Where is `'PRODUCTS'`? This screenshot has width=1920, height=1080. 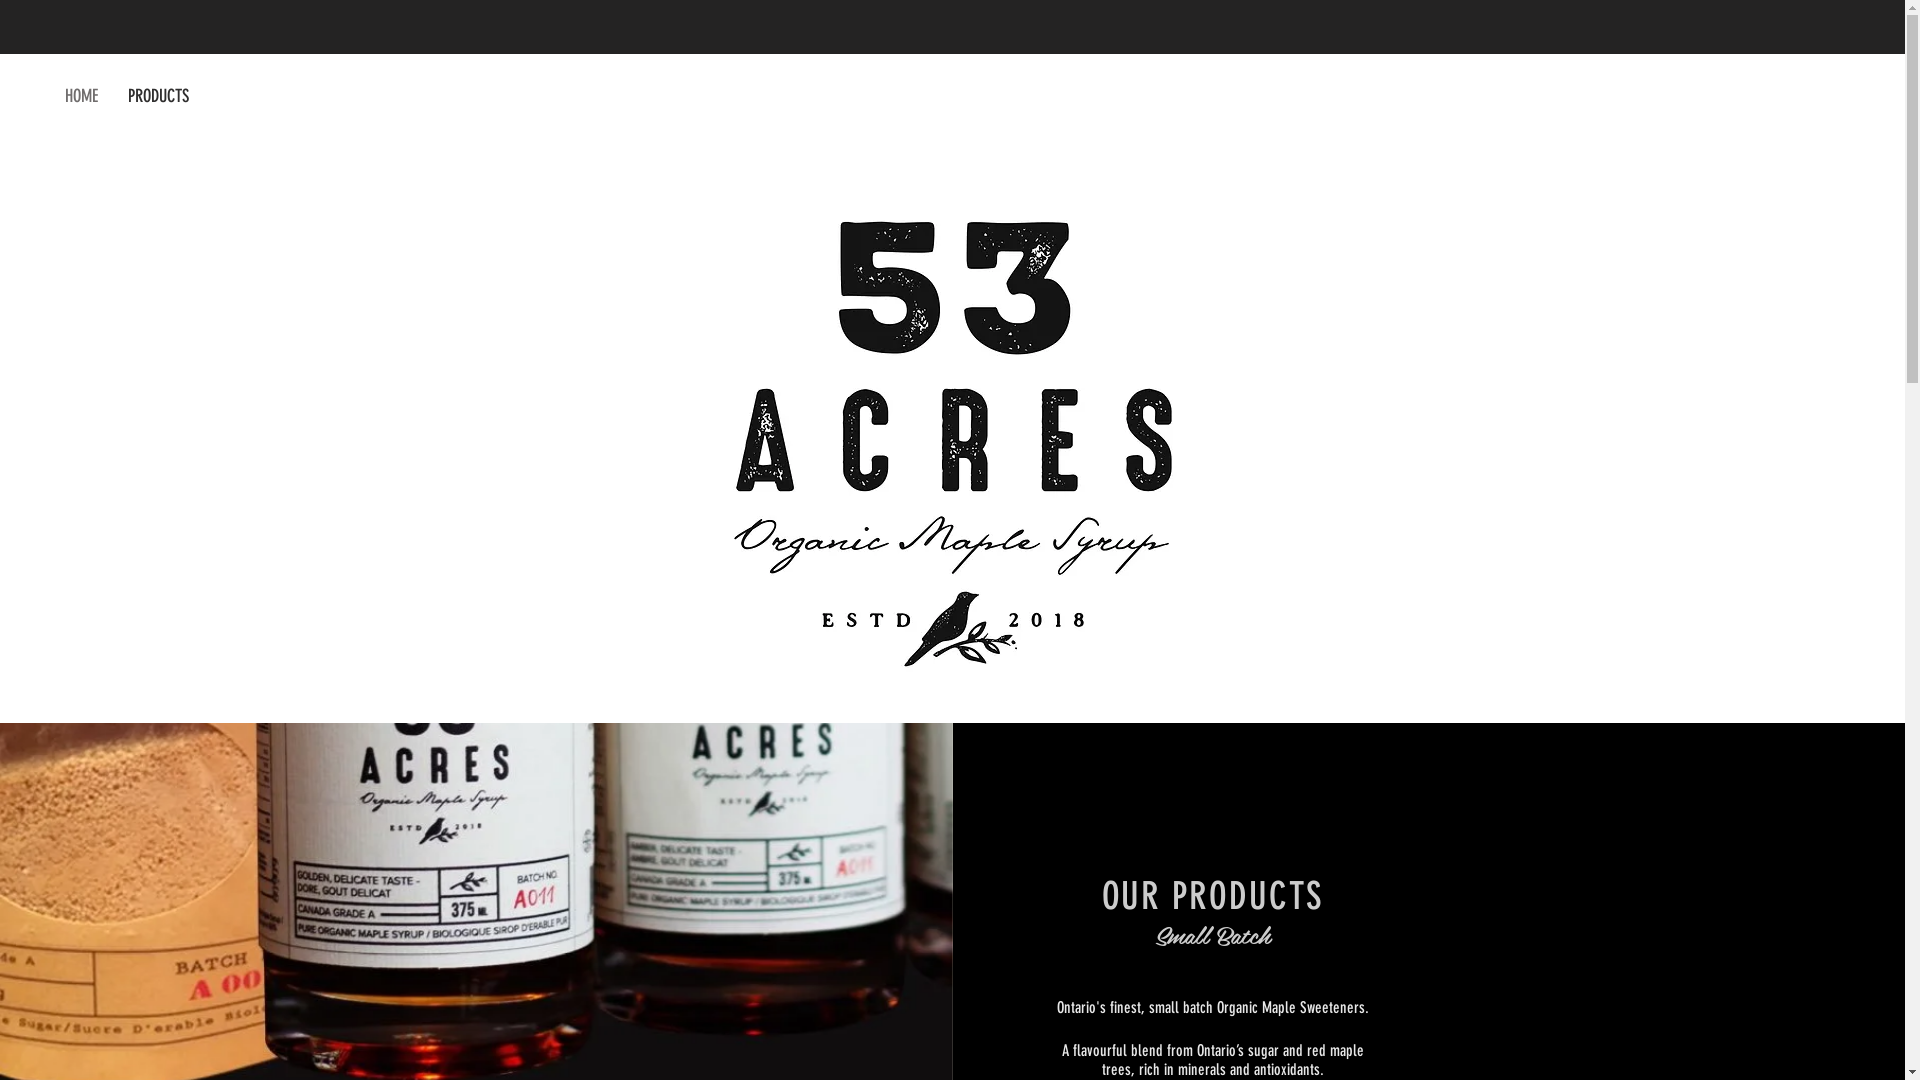 'PRODUCTS' is located at coordinates (157, 96).